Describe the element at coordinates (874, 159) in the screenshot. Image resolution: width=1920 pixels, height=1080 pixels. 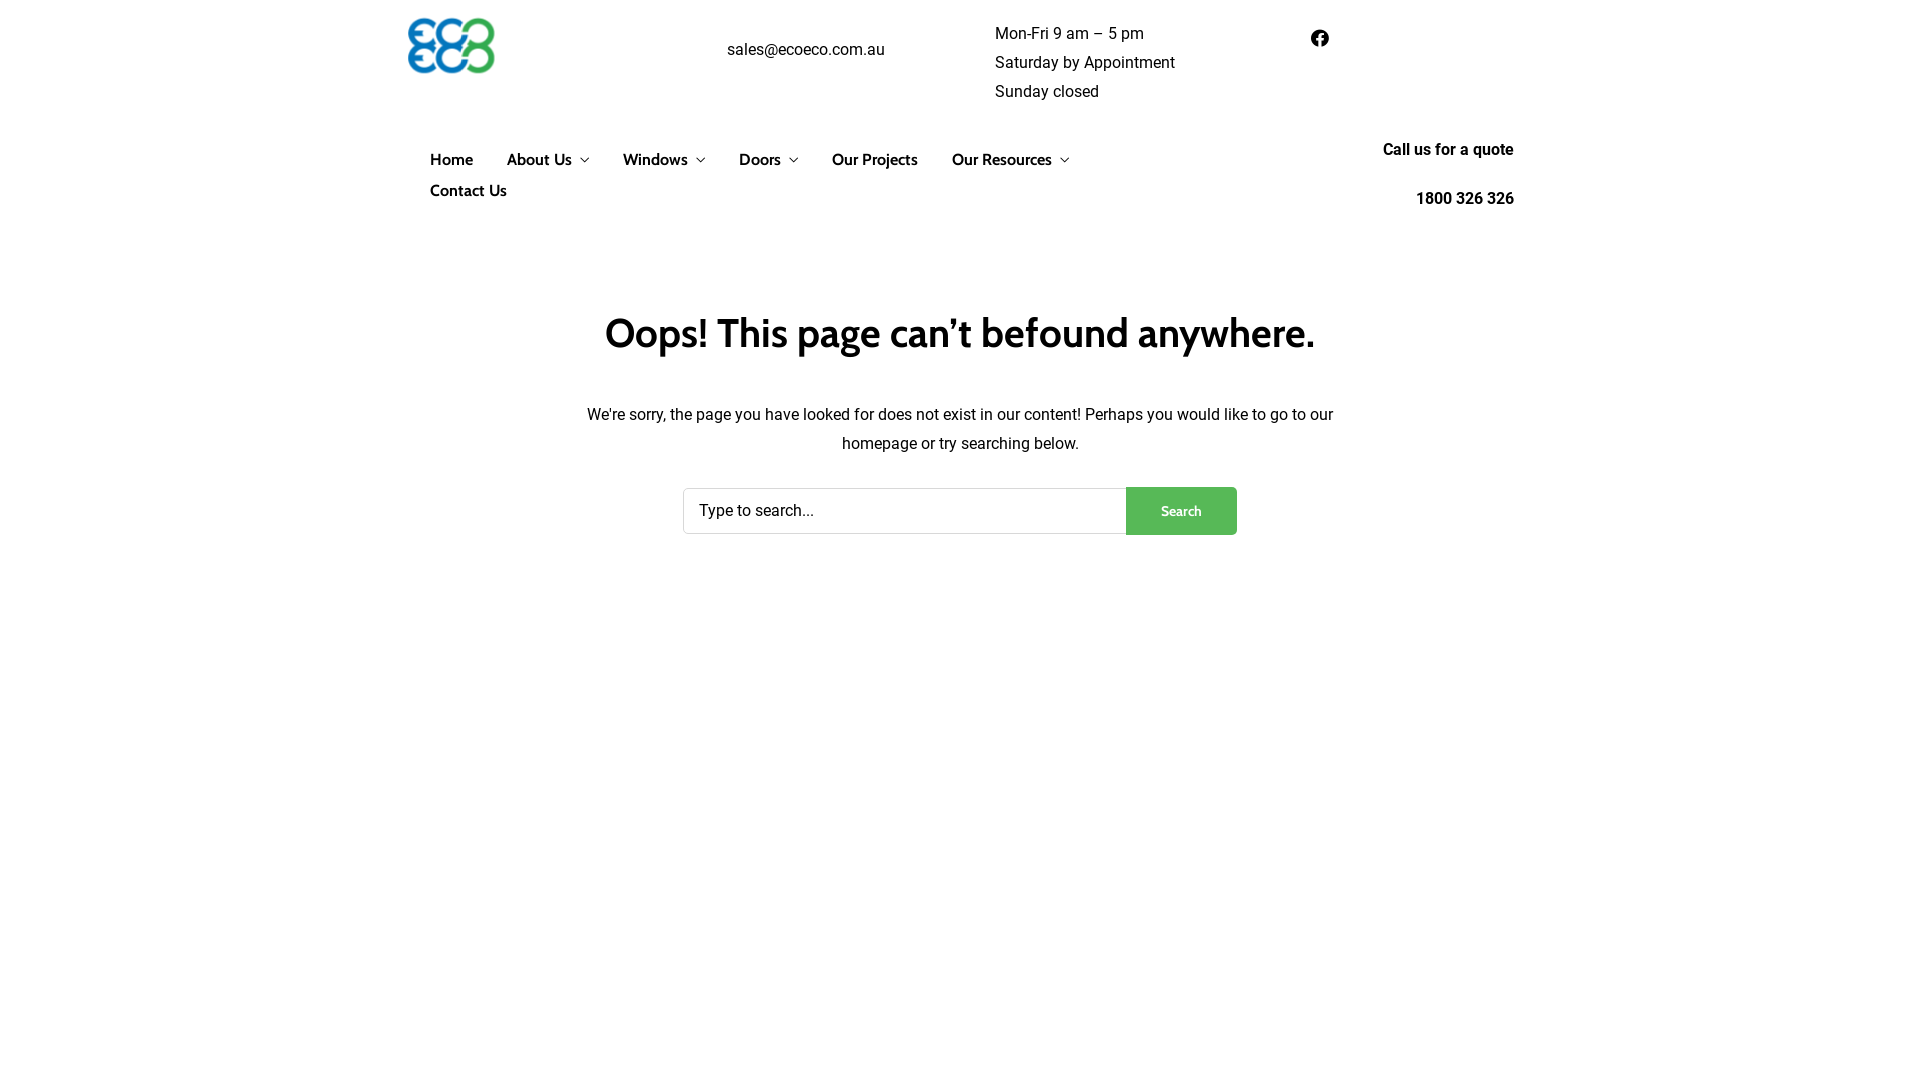
I see `'Our Projects'` at that location.